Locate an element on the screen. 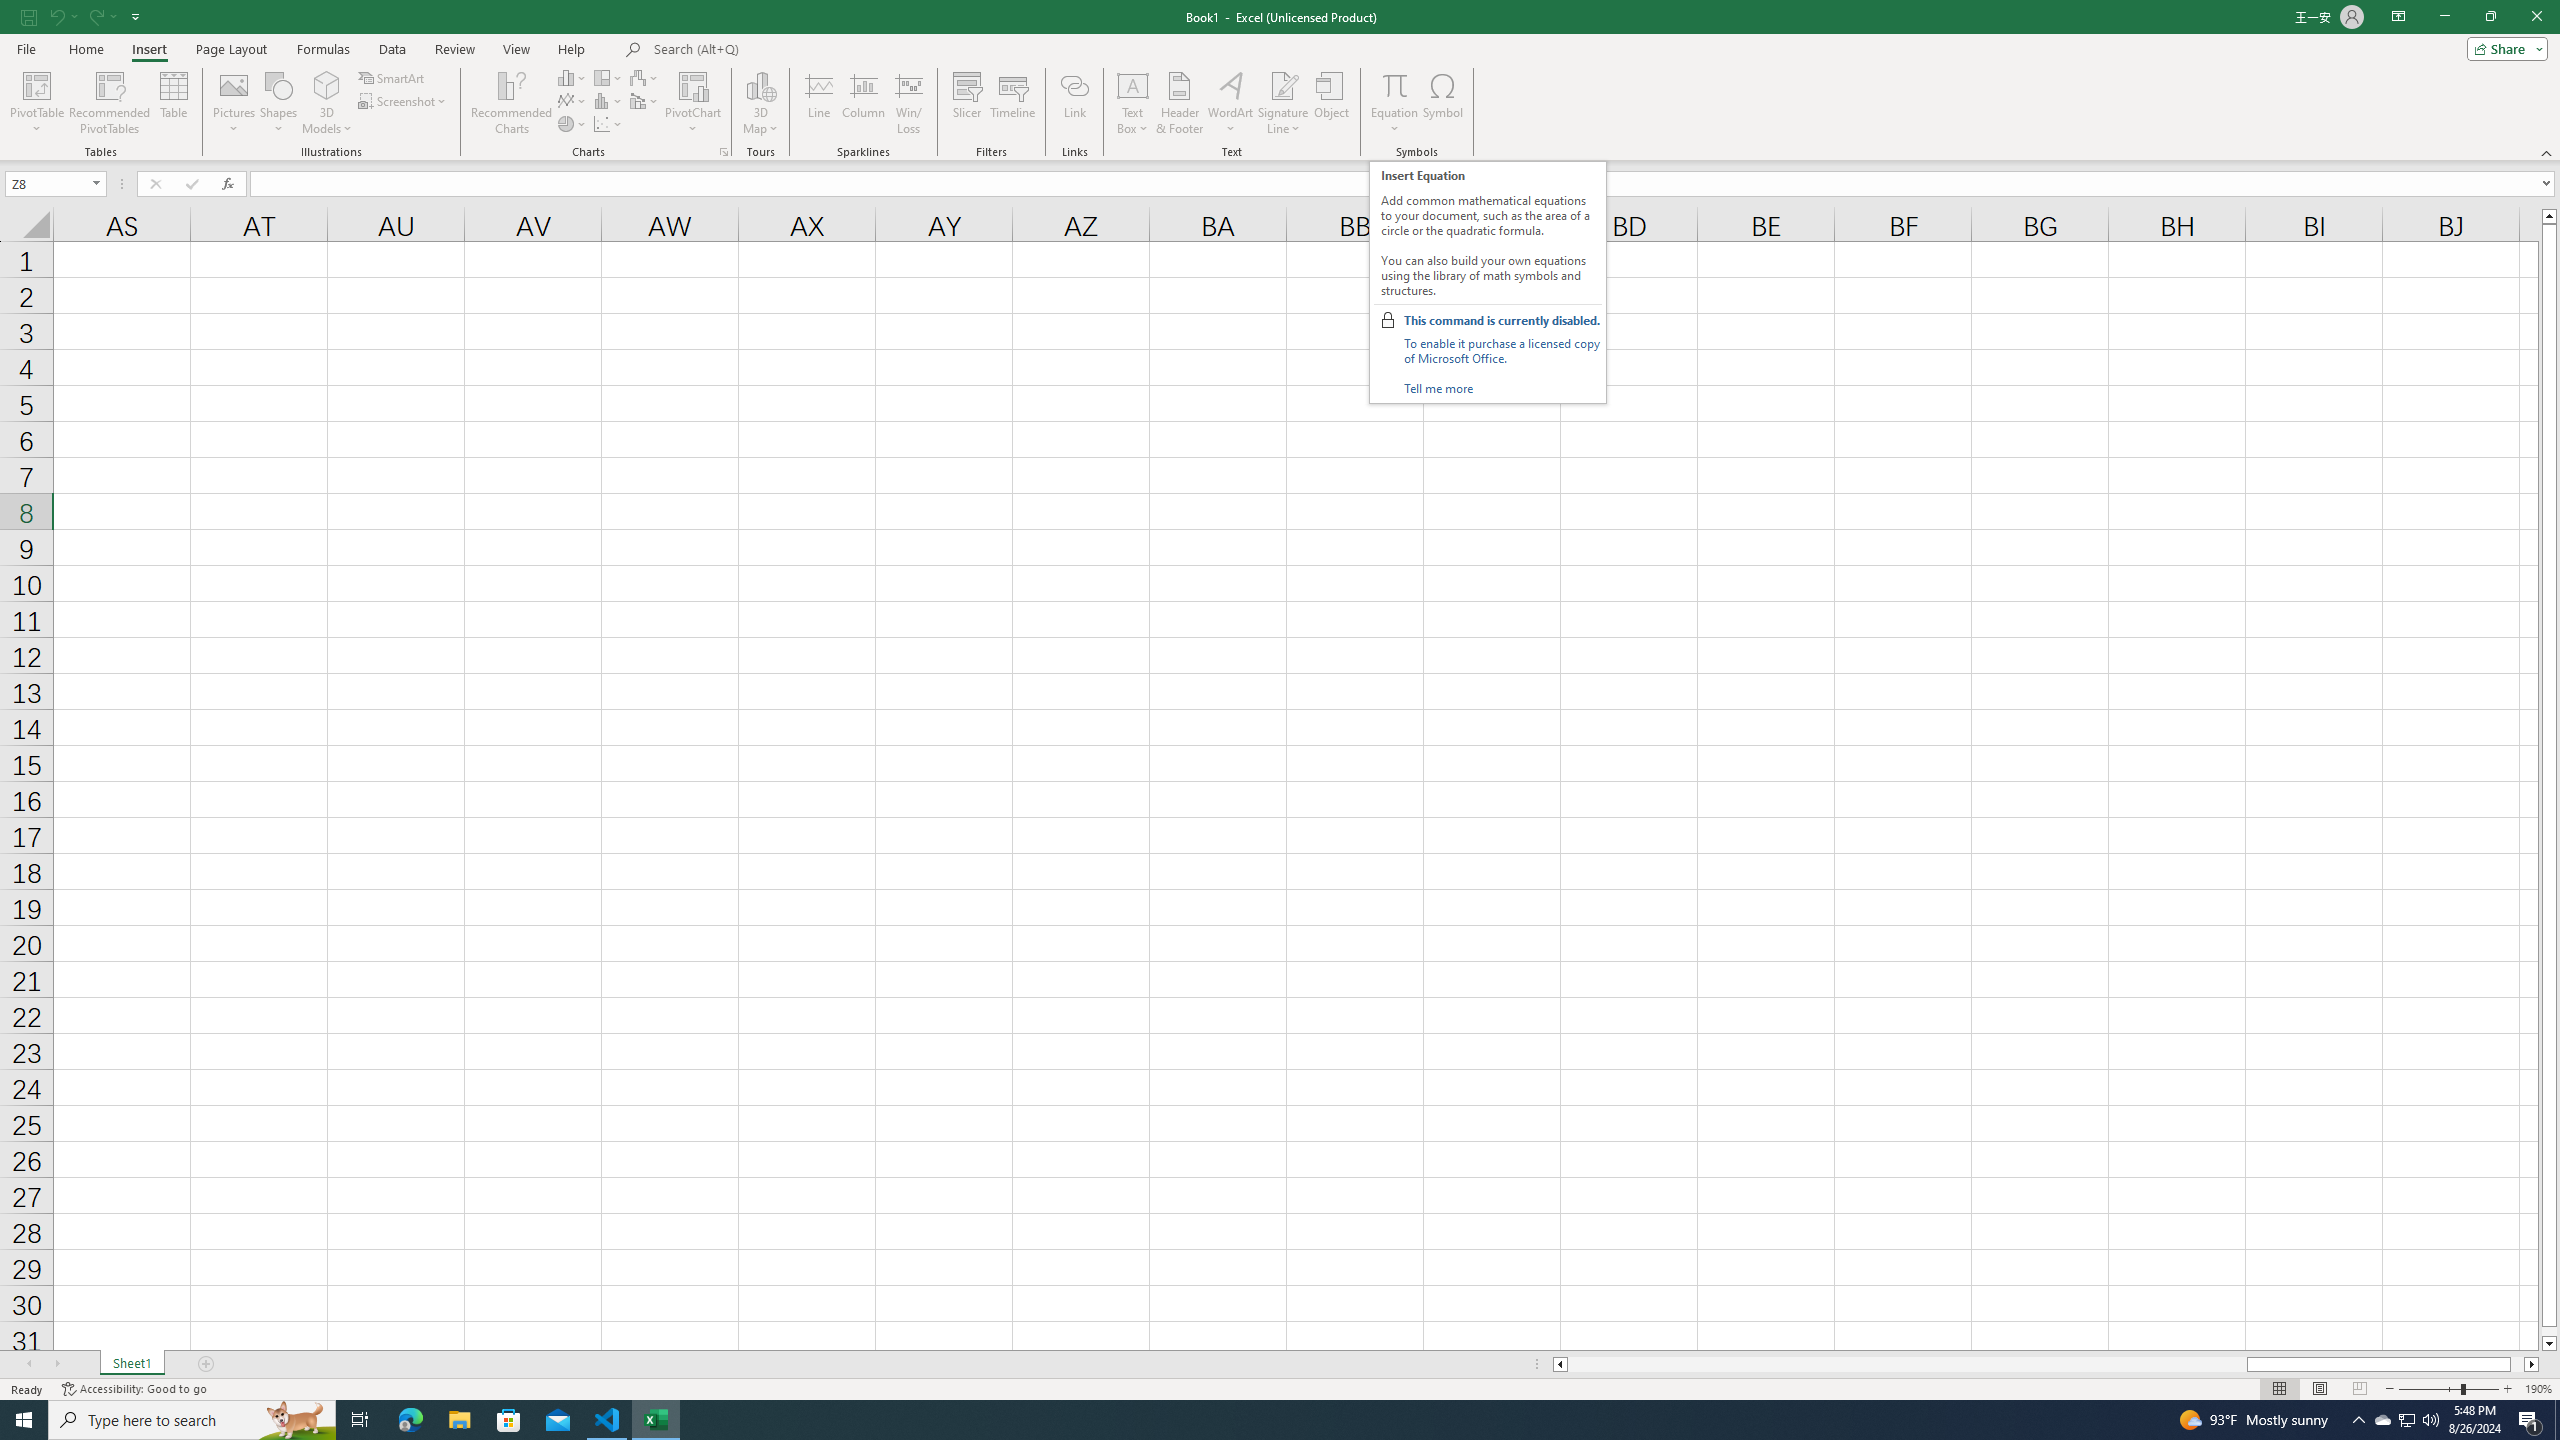 The width and height of the screenshot is (2560, 1440). 'Insert Combo Chart' is located at coordinates (644, 99).